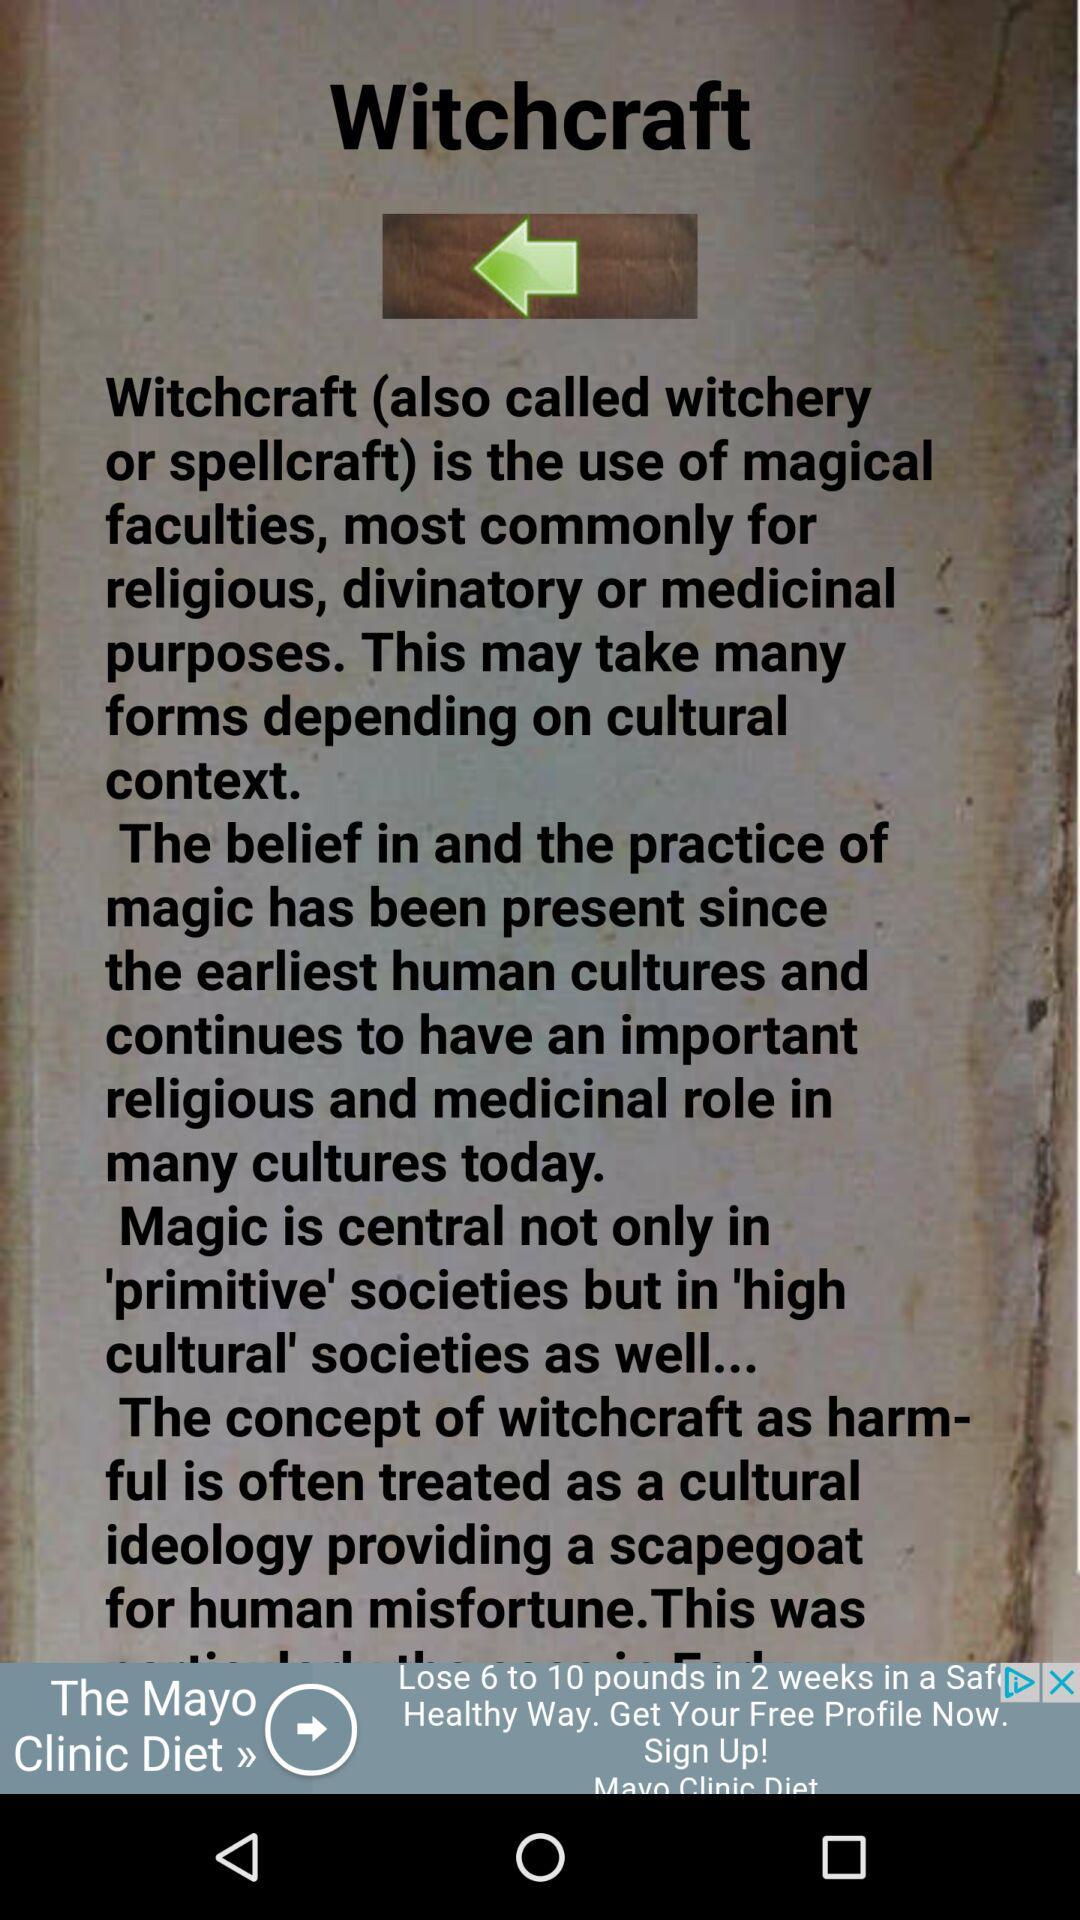 This screenshot has width=1080, height=1920. What do you see at coordinates (540, 1727) in the screenshot?
I see `sign up to advertiser` at bounding box center [540, 1727].